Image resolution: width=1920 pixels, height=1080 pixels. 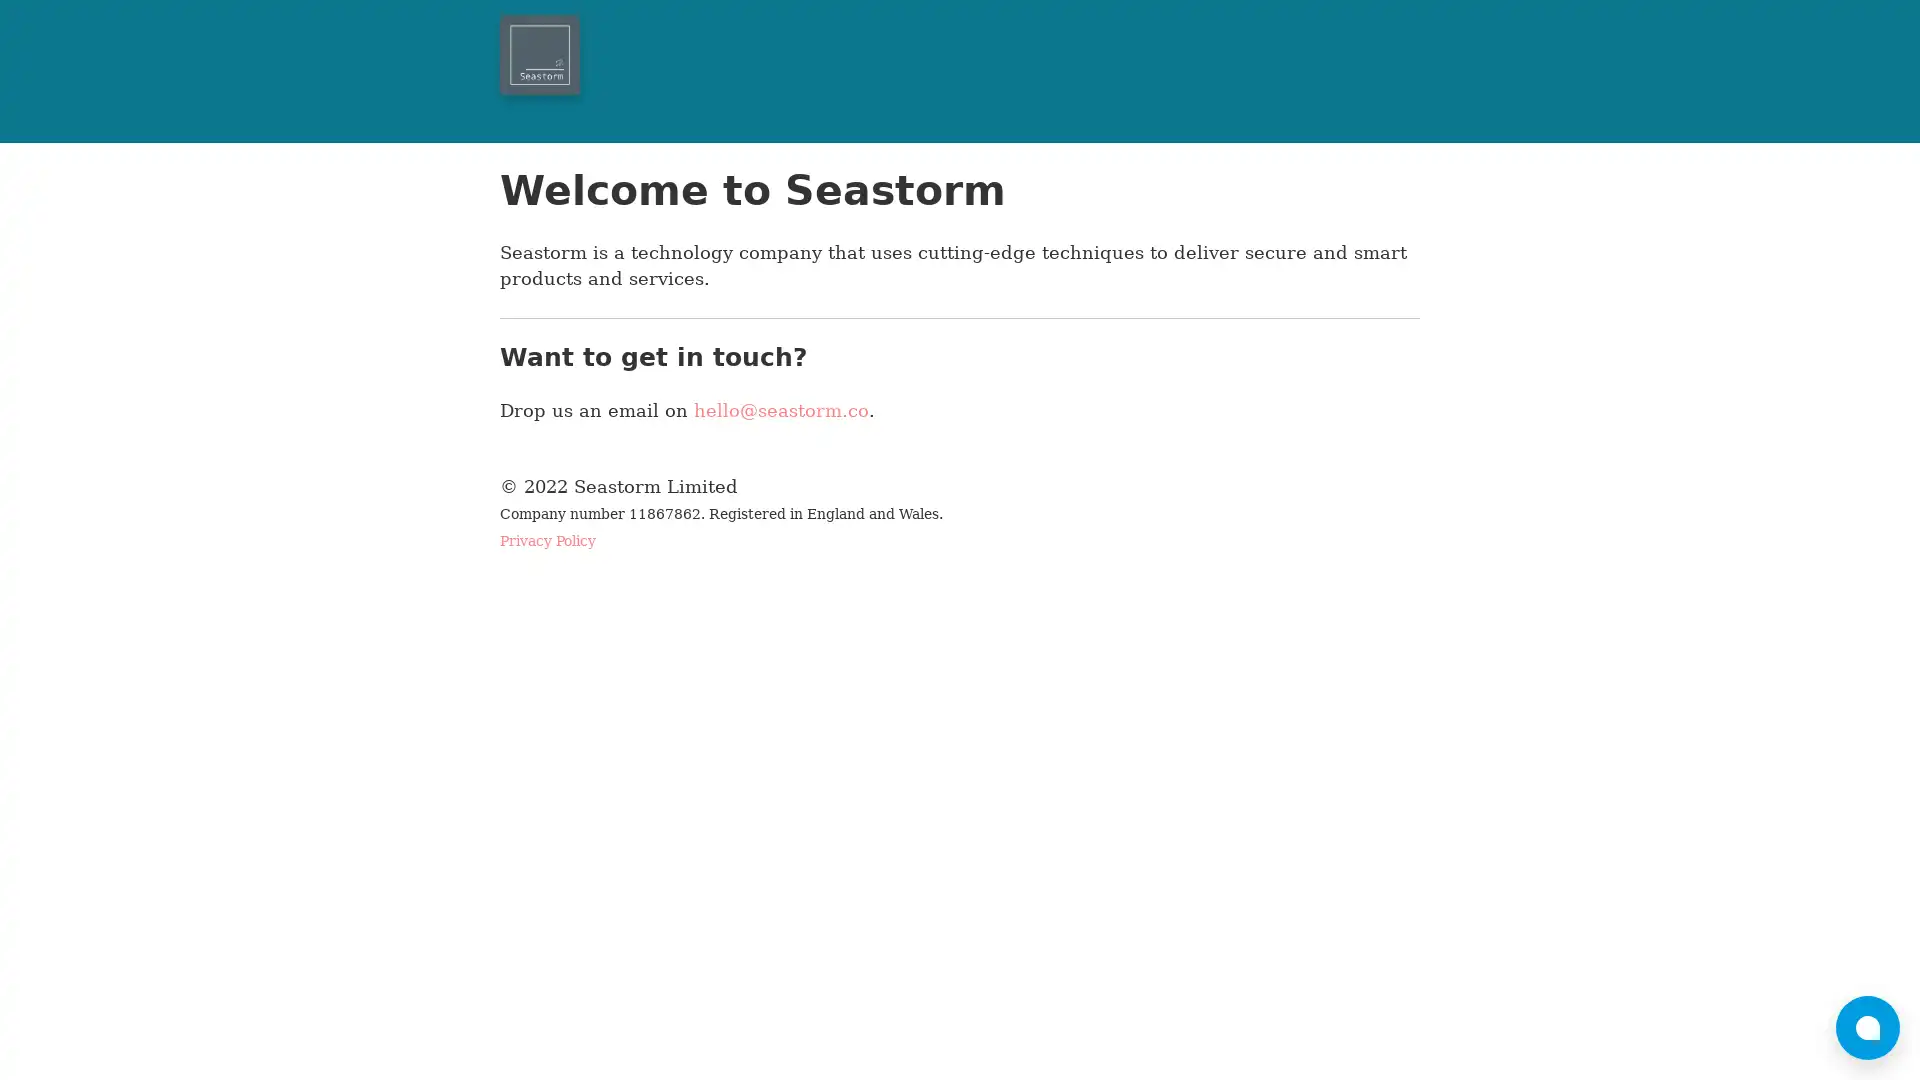 What do you see at coordinates (1866, 1028) in the screenshot?
I see `bubble-icon` at bounding box center [1866, 1028].